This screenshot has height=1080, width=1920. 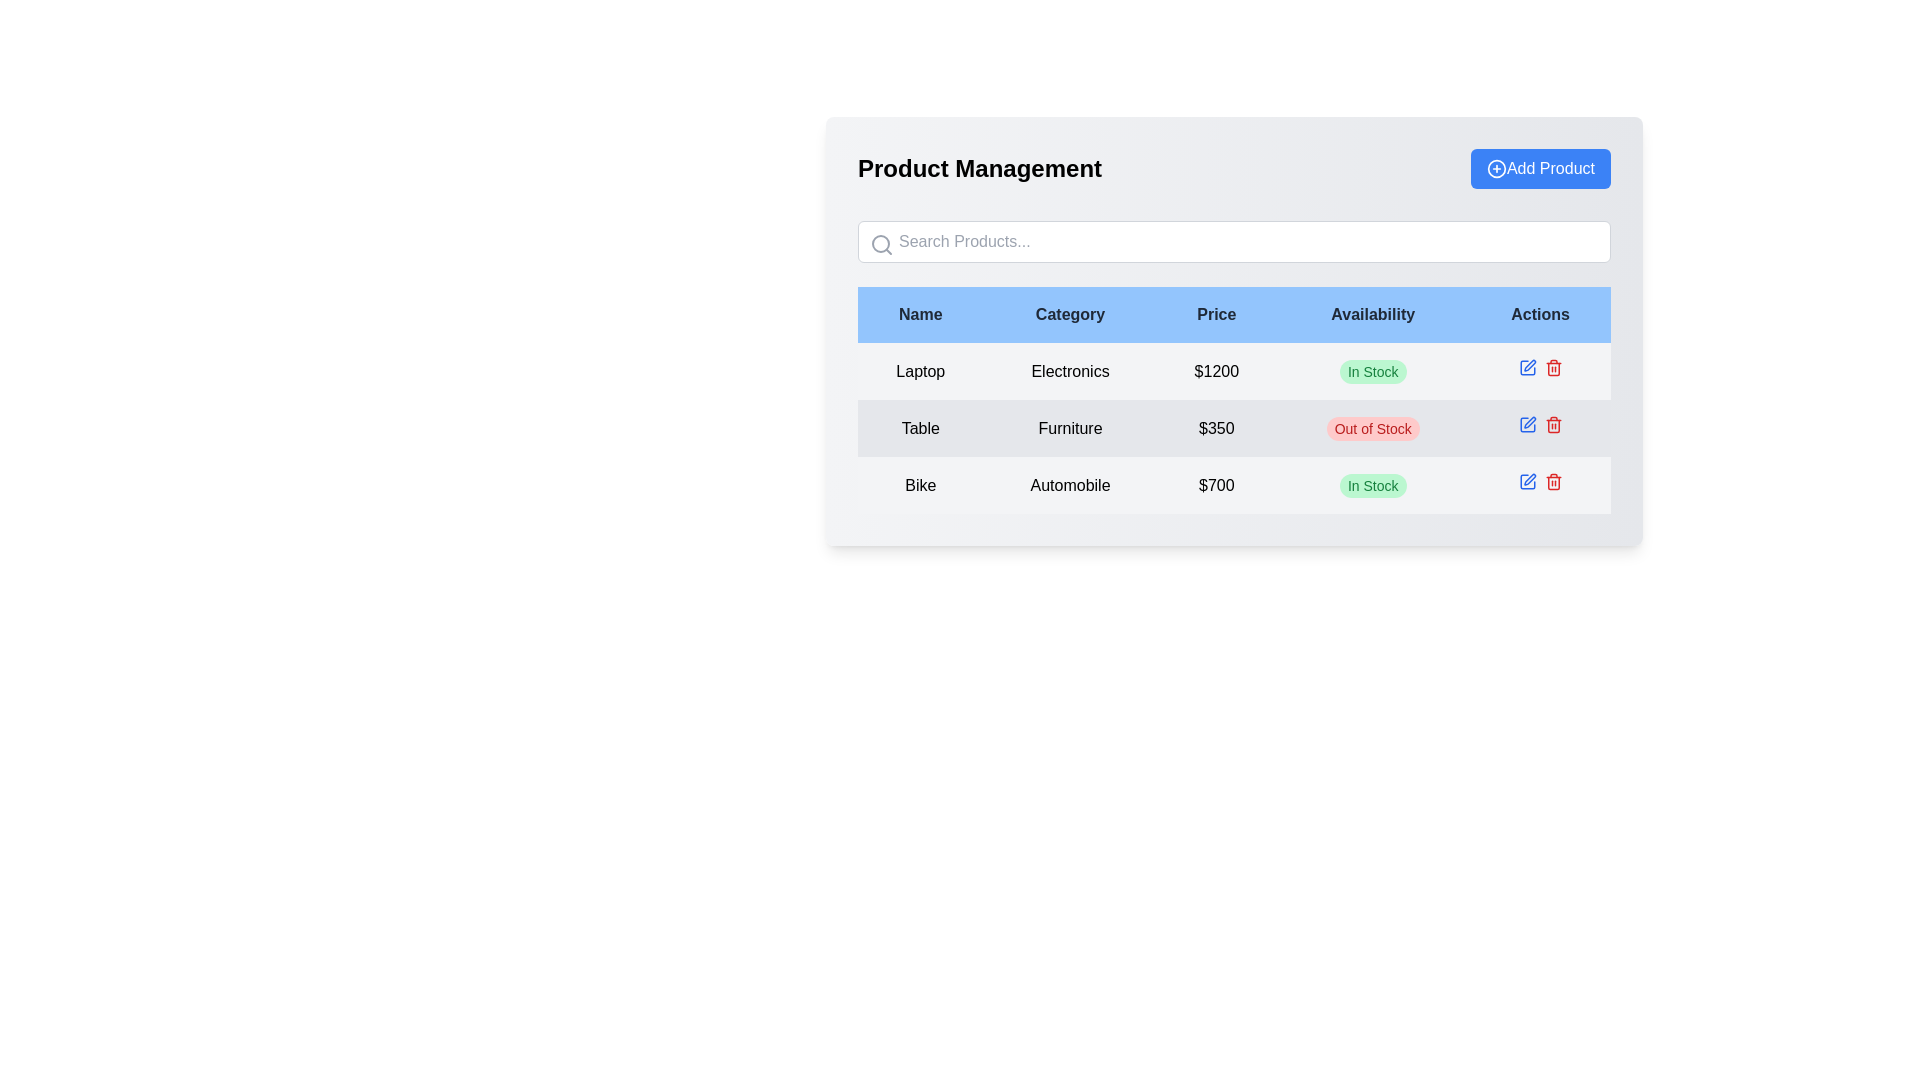 I want to click on the delete button for the 'Bike' entry located in the 'Actions' column of the table, so click(x=1552, y=482).